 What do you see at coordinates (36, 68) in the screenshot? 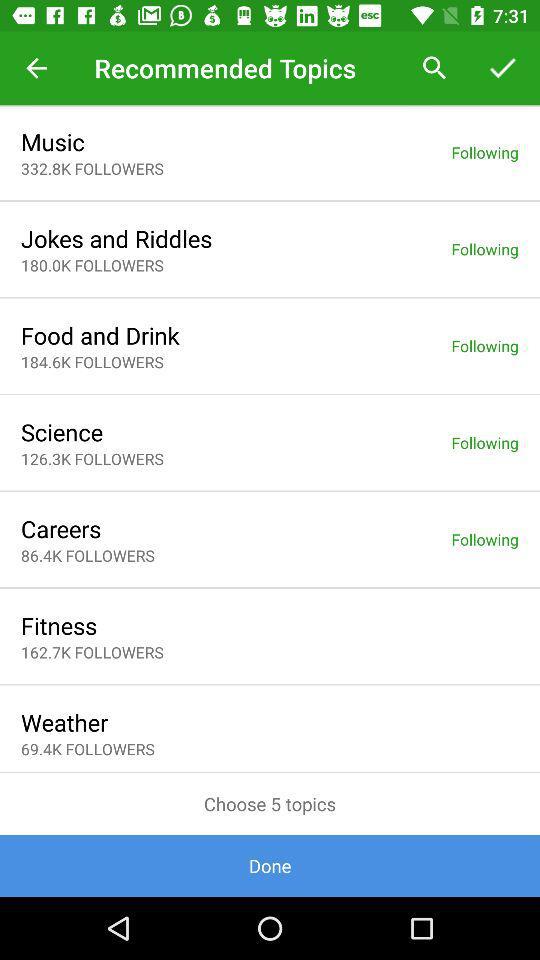
I see `icon next to recommended topics app` at bounding box center [36, 68].